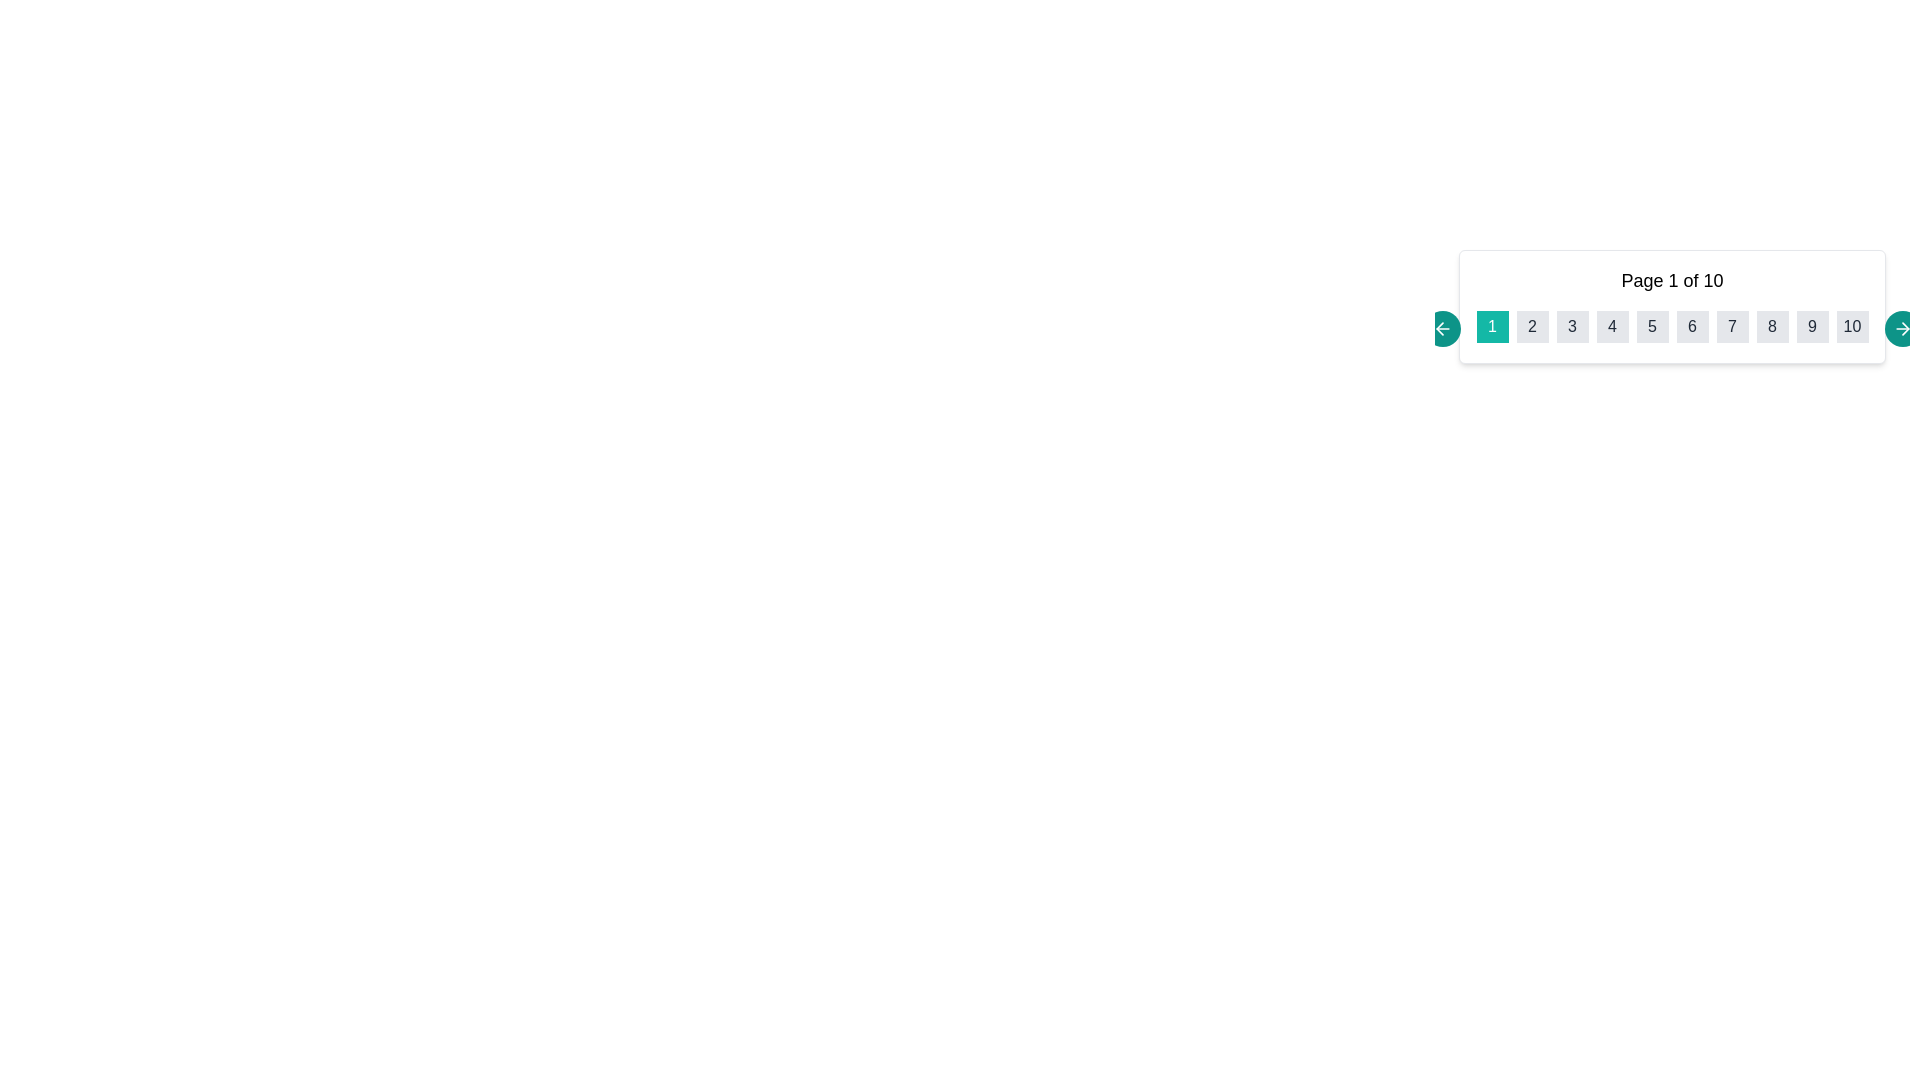 The height and width of the screenshot is (1080, 1920). I want to click on the fourth pagination button, so click(1612, 326).